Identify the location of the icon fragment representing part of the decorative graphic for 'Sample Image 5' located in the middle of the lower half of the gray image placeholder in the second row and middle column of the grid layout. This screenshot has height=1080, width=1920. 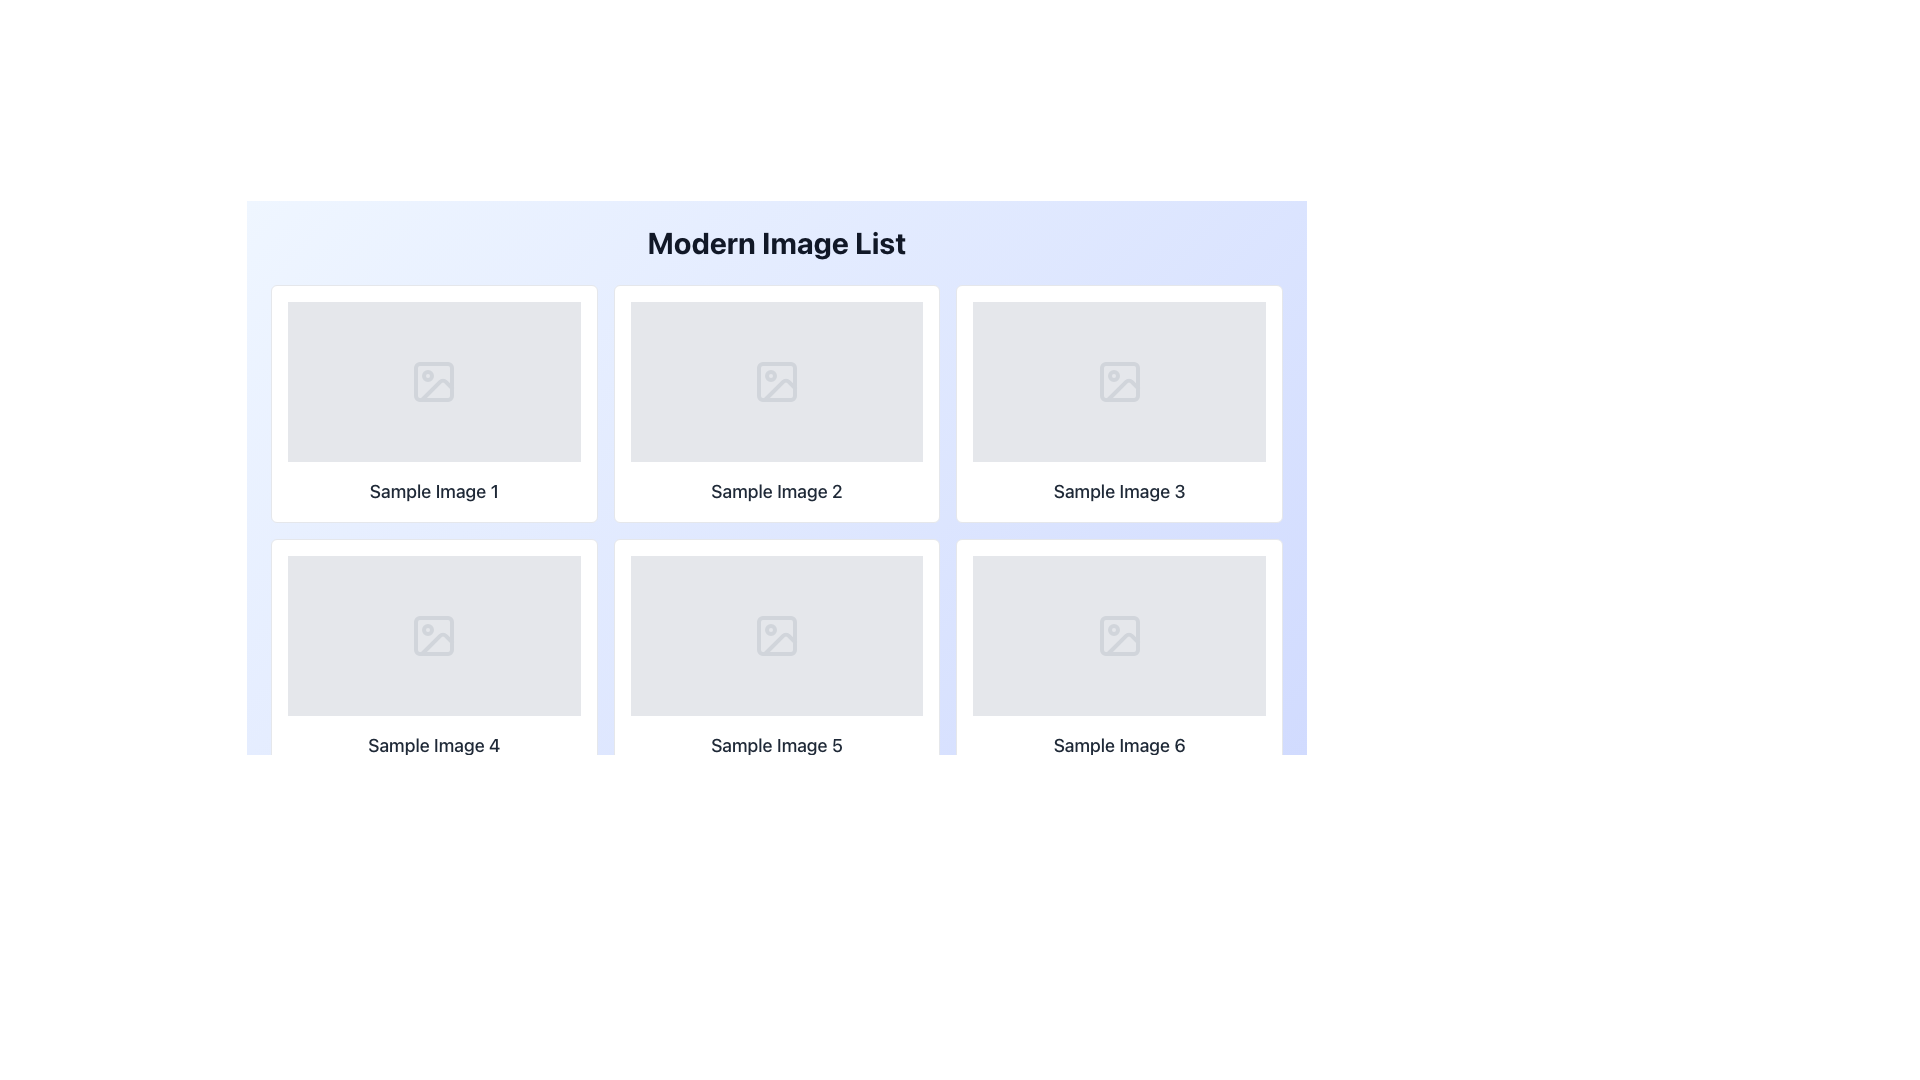
(778, 644).